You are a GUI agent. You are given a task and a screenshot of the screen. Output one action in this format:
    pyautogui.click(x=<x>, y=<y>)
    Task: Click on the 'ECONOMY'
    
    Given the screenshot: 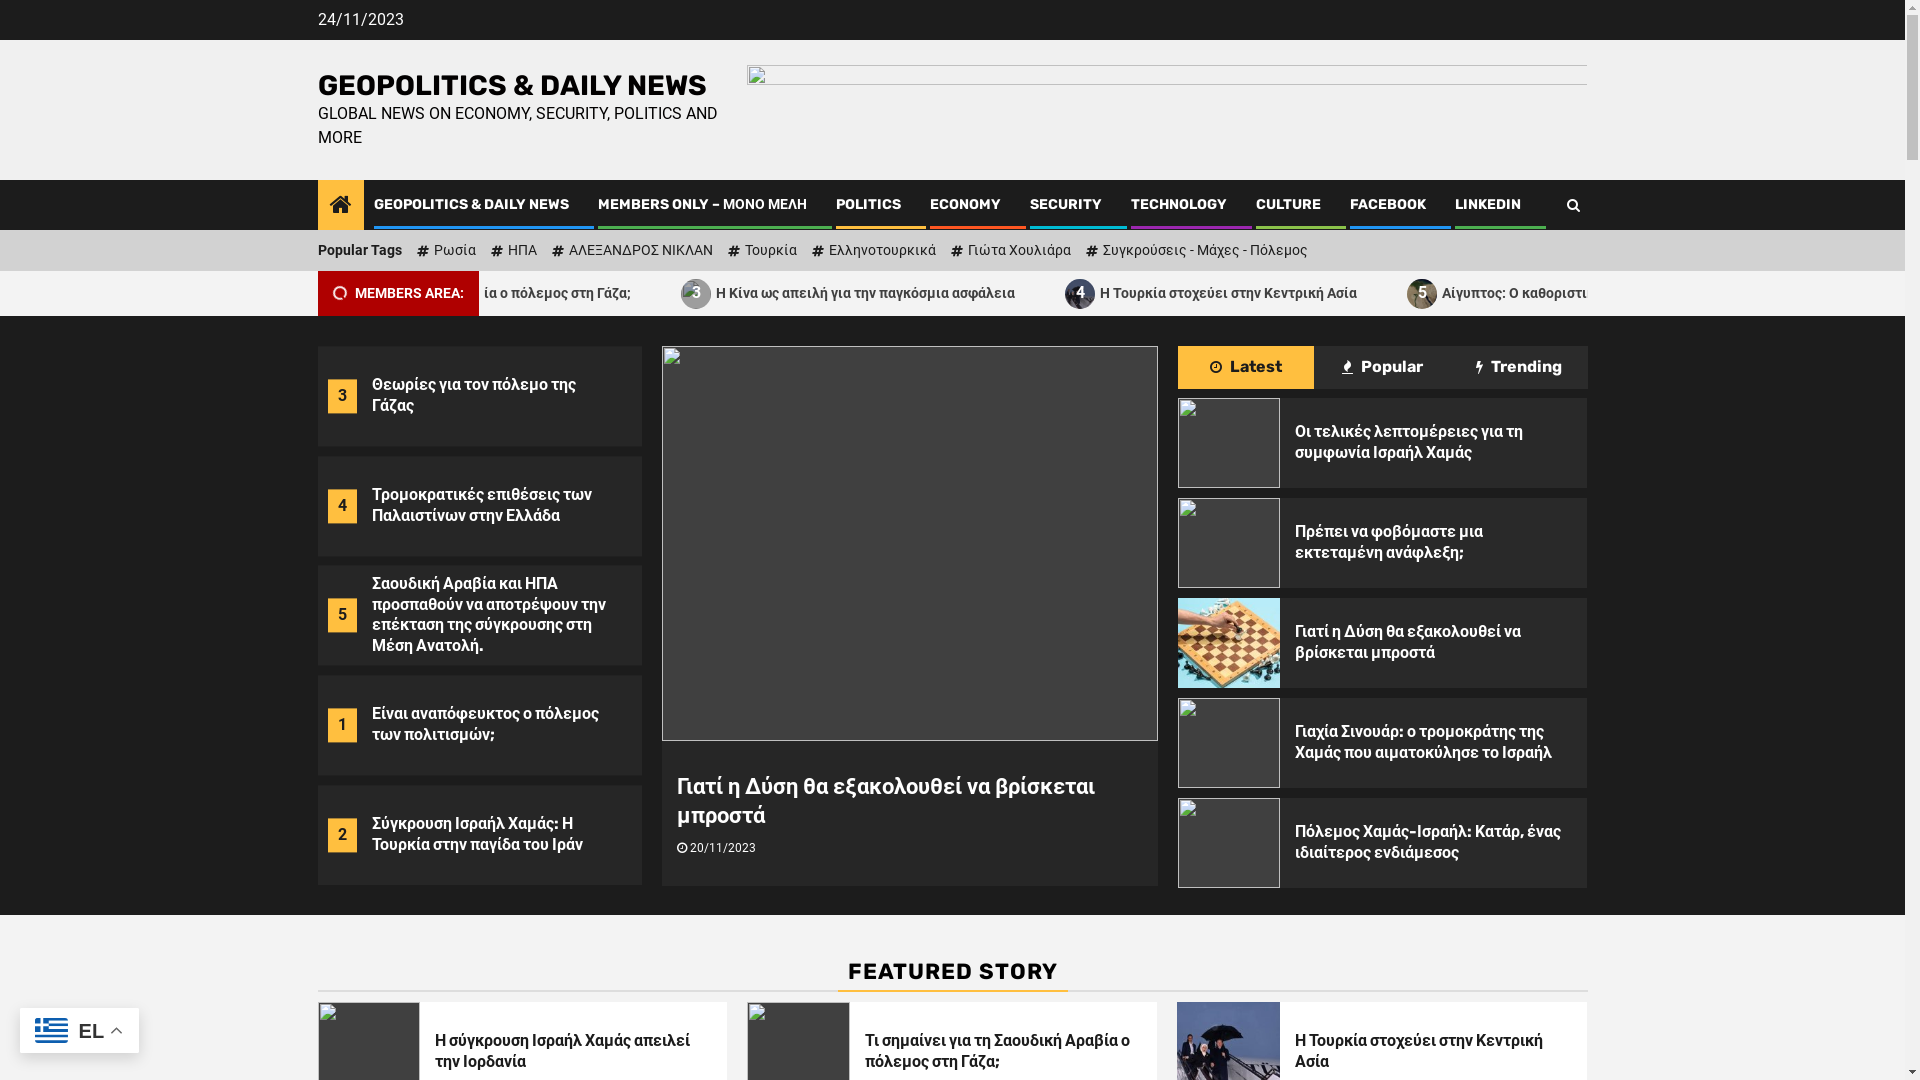 What is the action you would take?
    pyautogui.click(x=965, y=204)
    